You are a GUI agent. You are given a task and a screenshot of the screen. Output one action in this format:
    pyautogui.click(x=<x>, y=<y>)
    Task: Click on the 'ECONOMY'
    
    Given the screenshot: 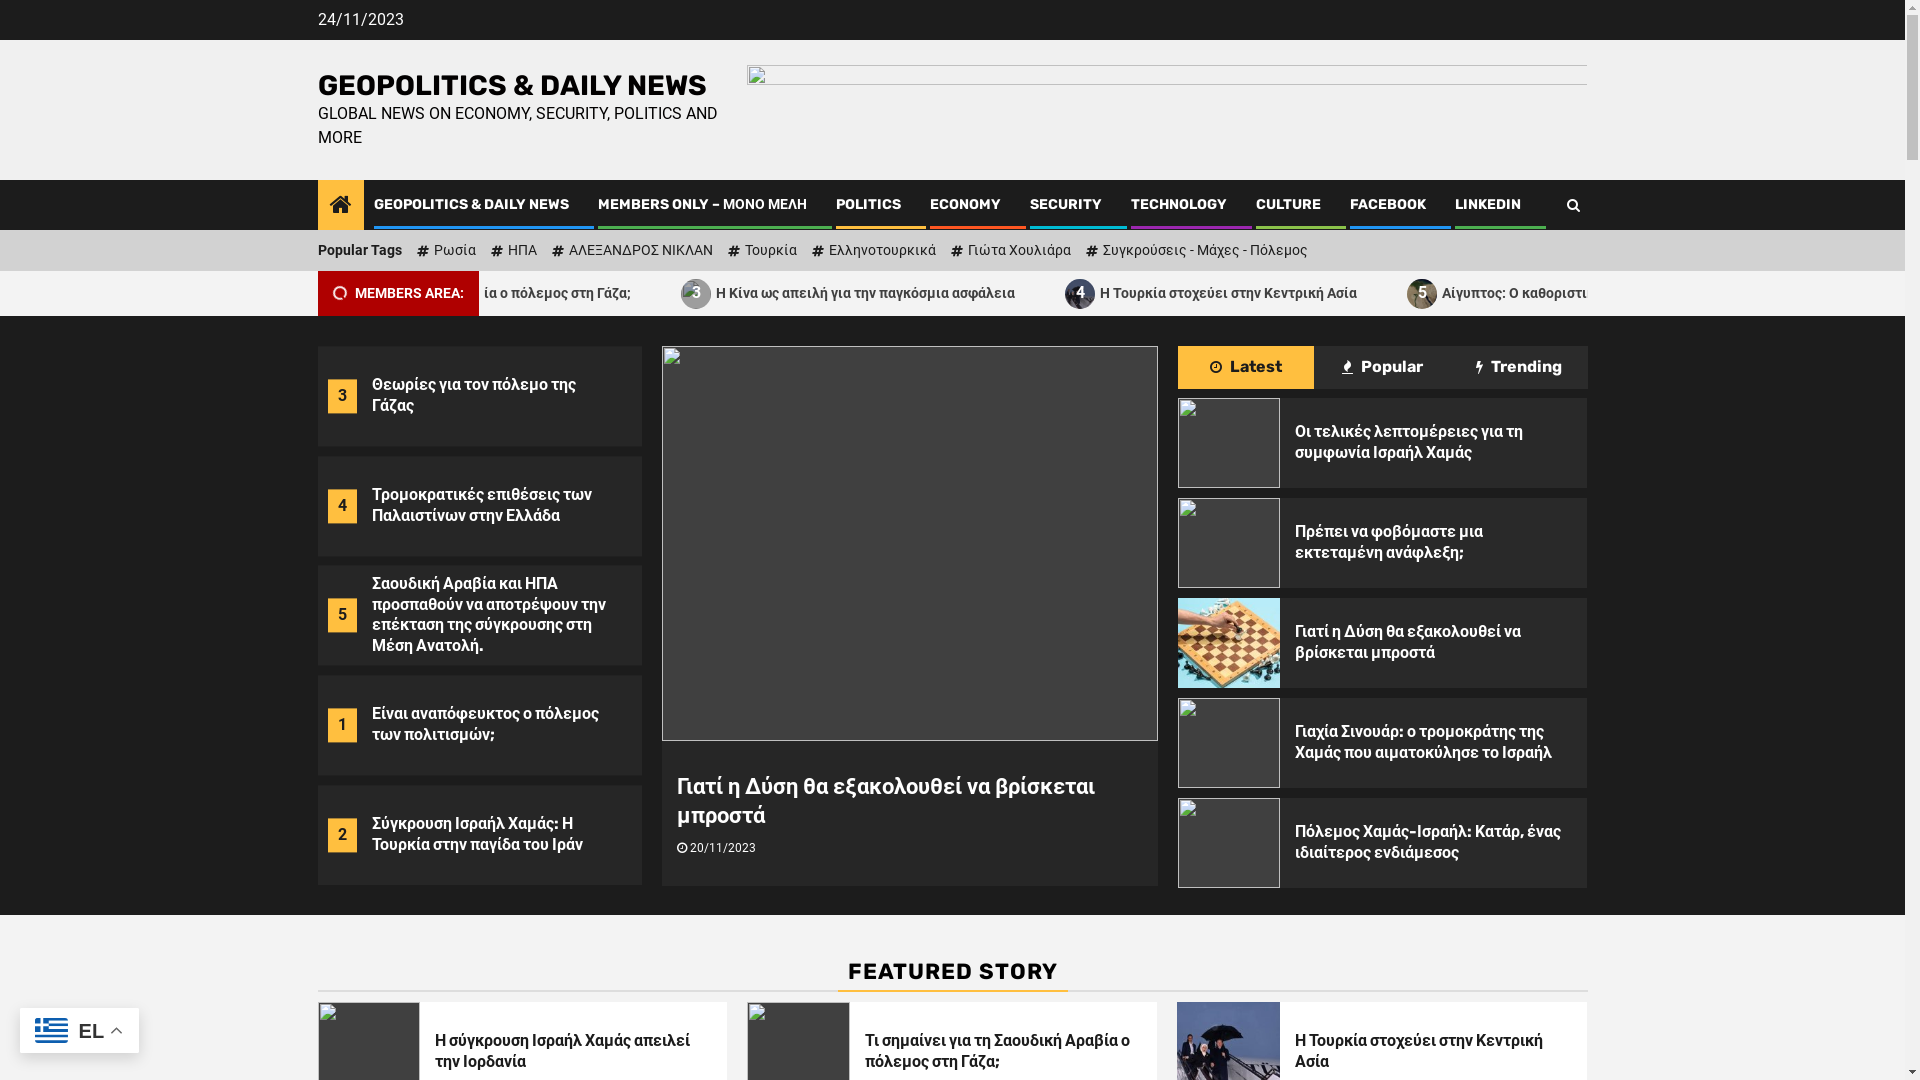 What is the action you would take?
    pyautogui.click(x=965, y=204)
    